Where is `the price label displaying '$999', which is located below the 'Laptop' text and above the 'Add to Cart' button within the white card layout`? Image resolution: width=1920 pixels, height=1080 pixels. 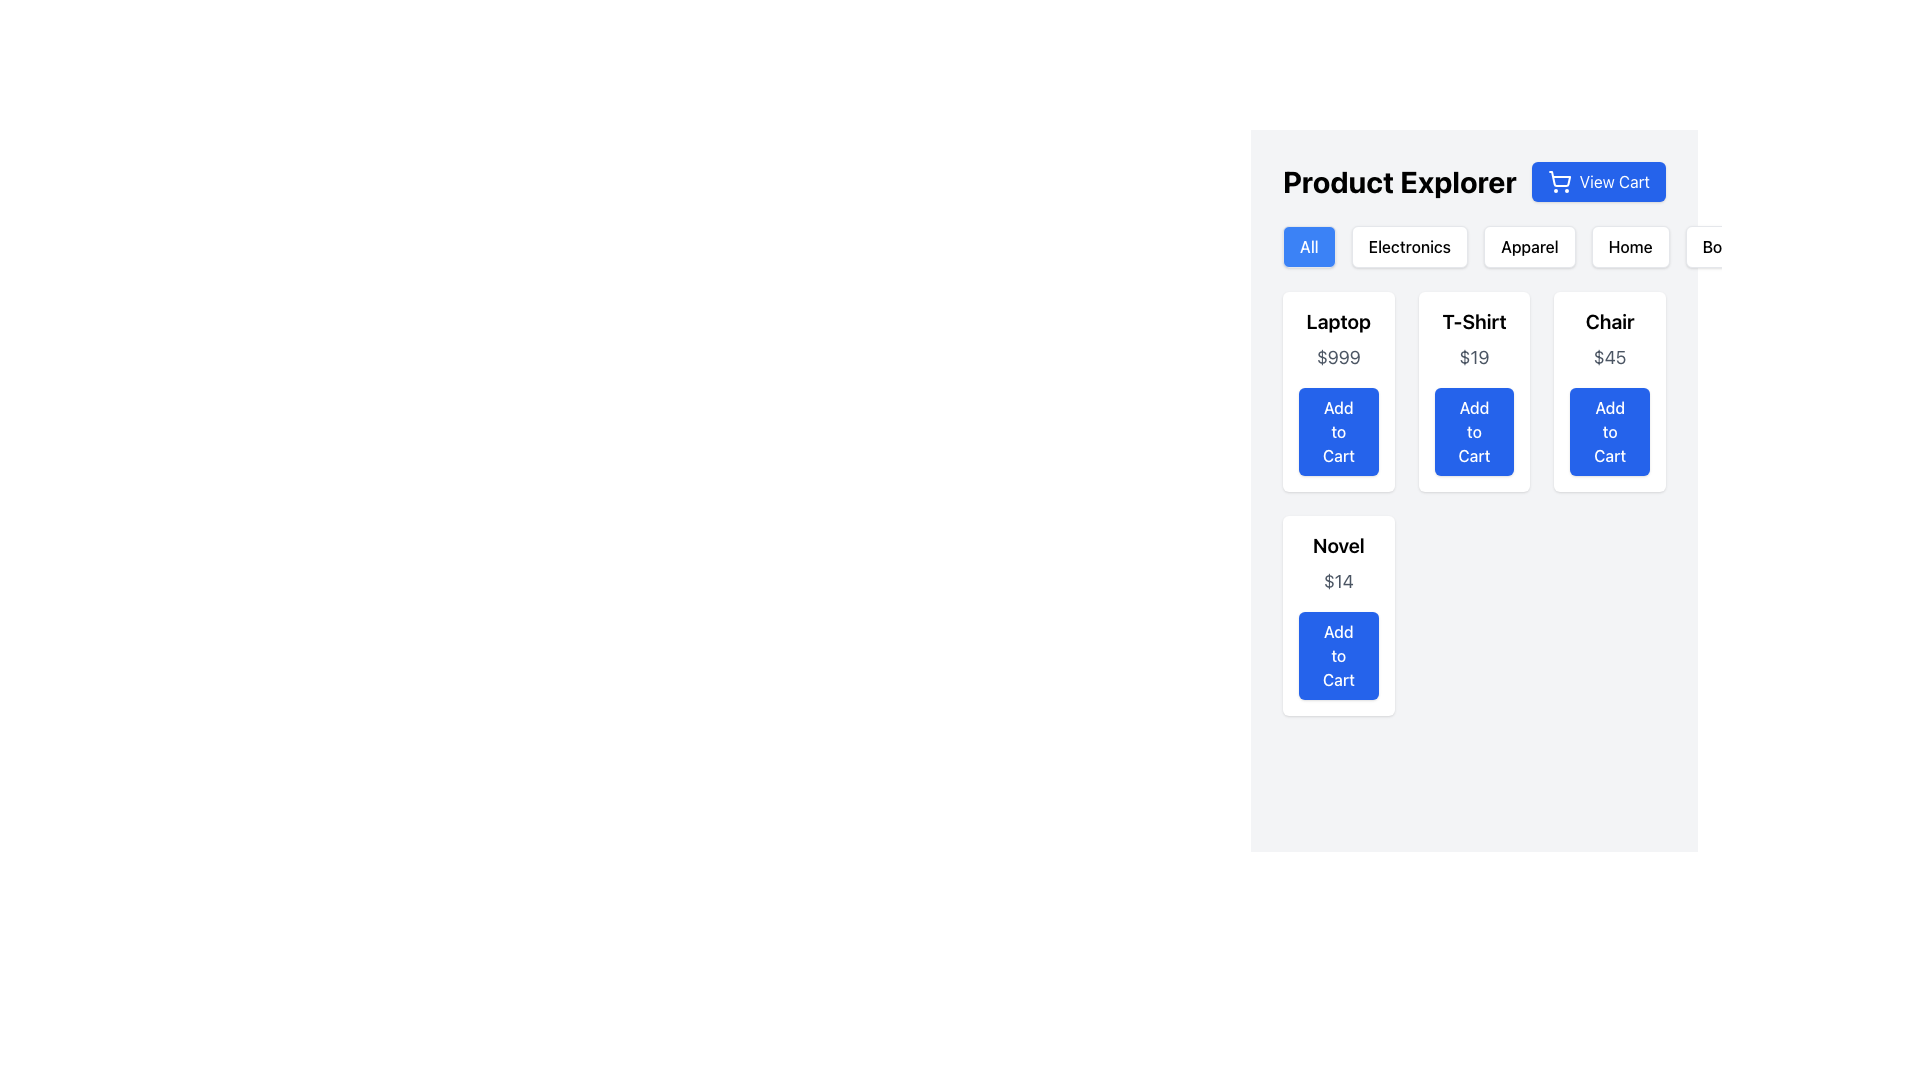 the price label displaying '$999', which is located below the 'Laptop' text and above the 'Add to Cart' button within the white card layout is located at coordinates (1338, 357).